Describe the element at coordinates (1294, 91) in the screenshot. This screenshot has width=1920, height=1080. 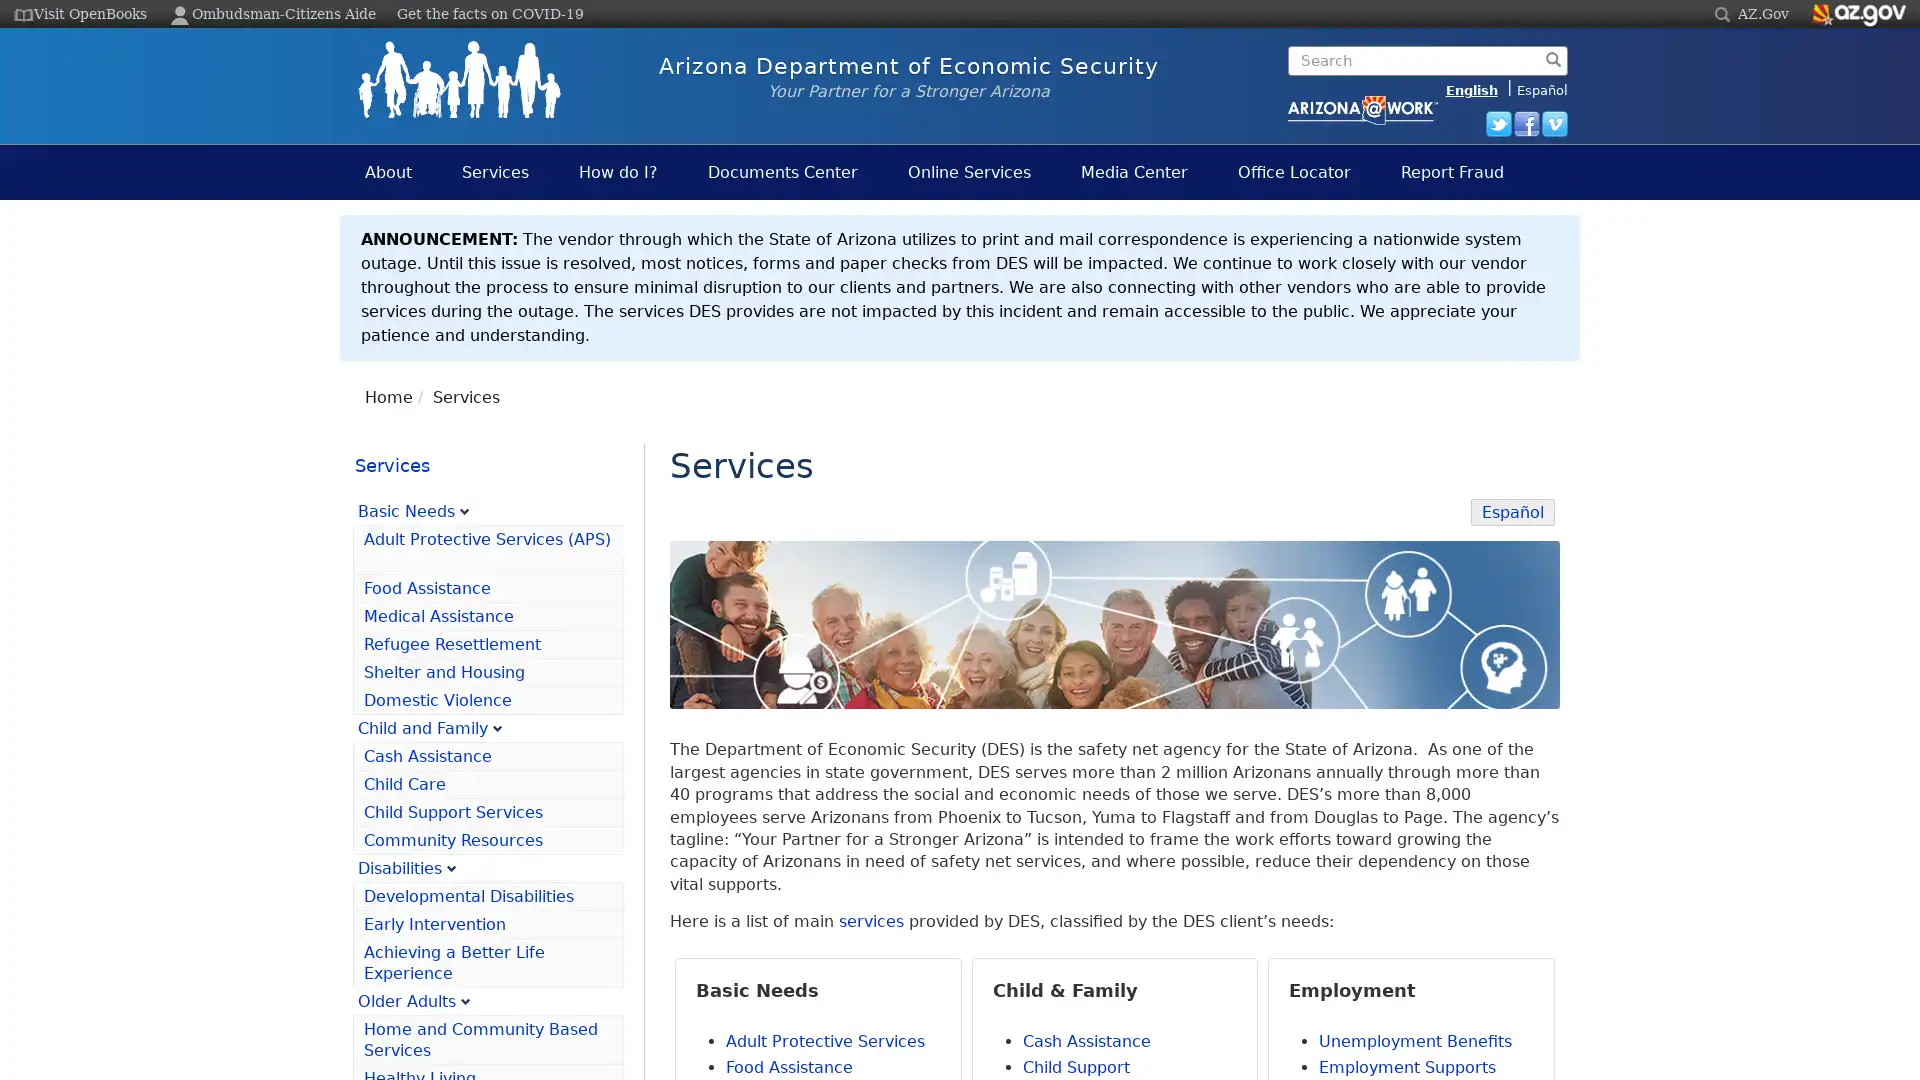
I see `Search` at that location.